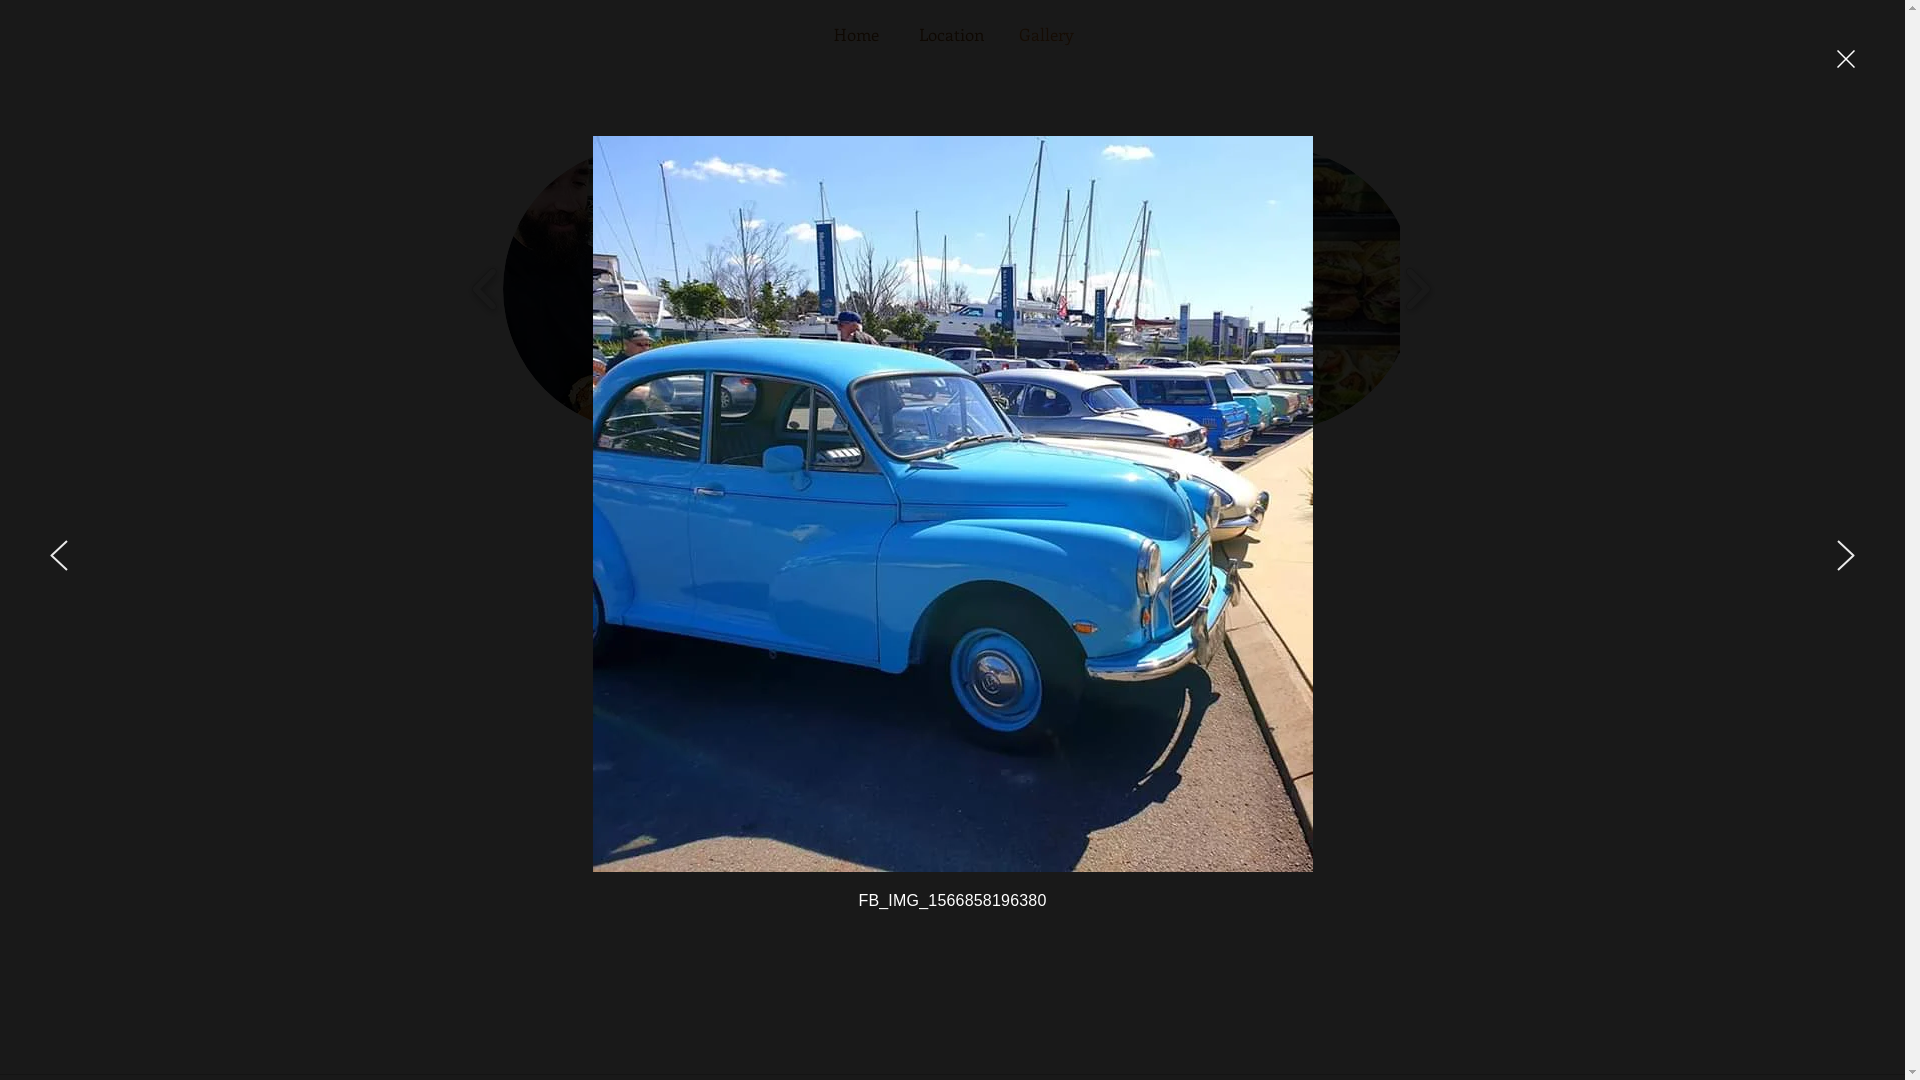 Image resolution: width=1920 pixels, height=1080 pixels. What do you see at coordinates (950, 34) in the screenshot?
I see `'Location'` at bounding box center [950, 34].